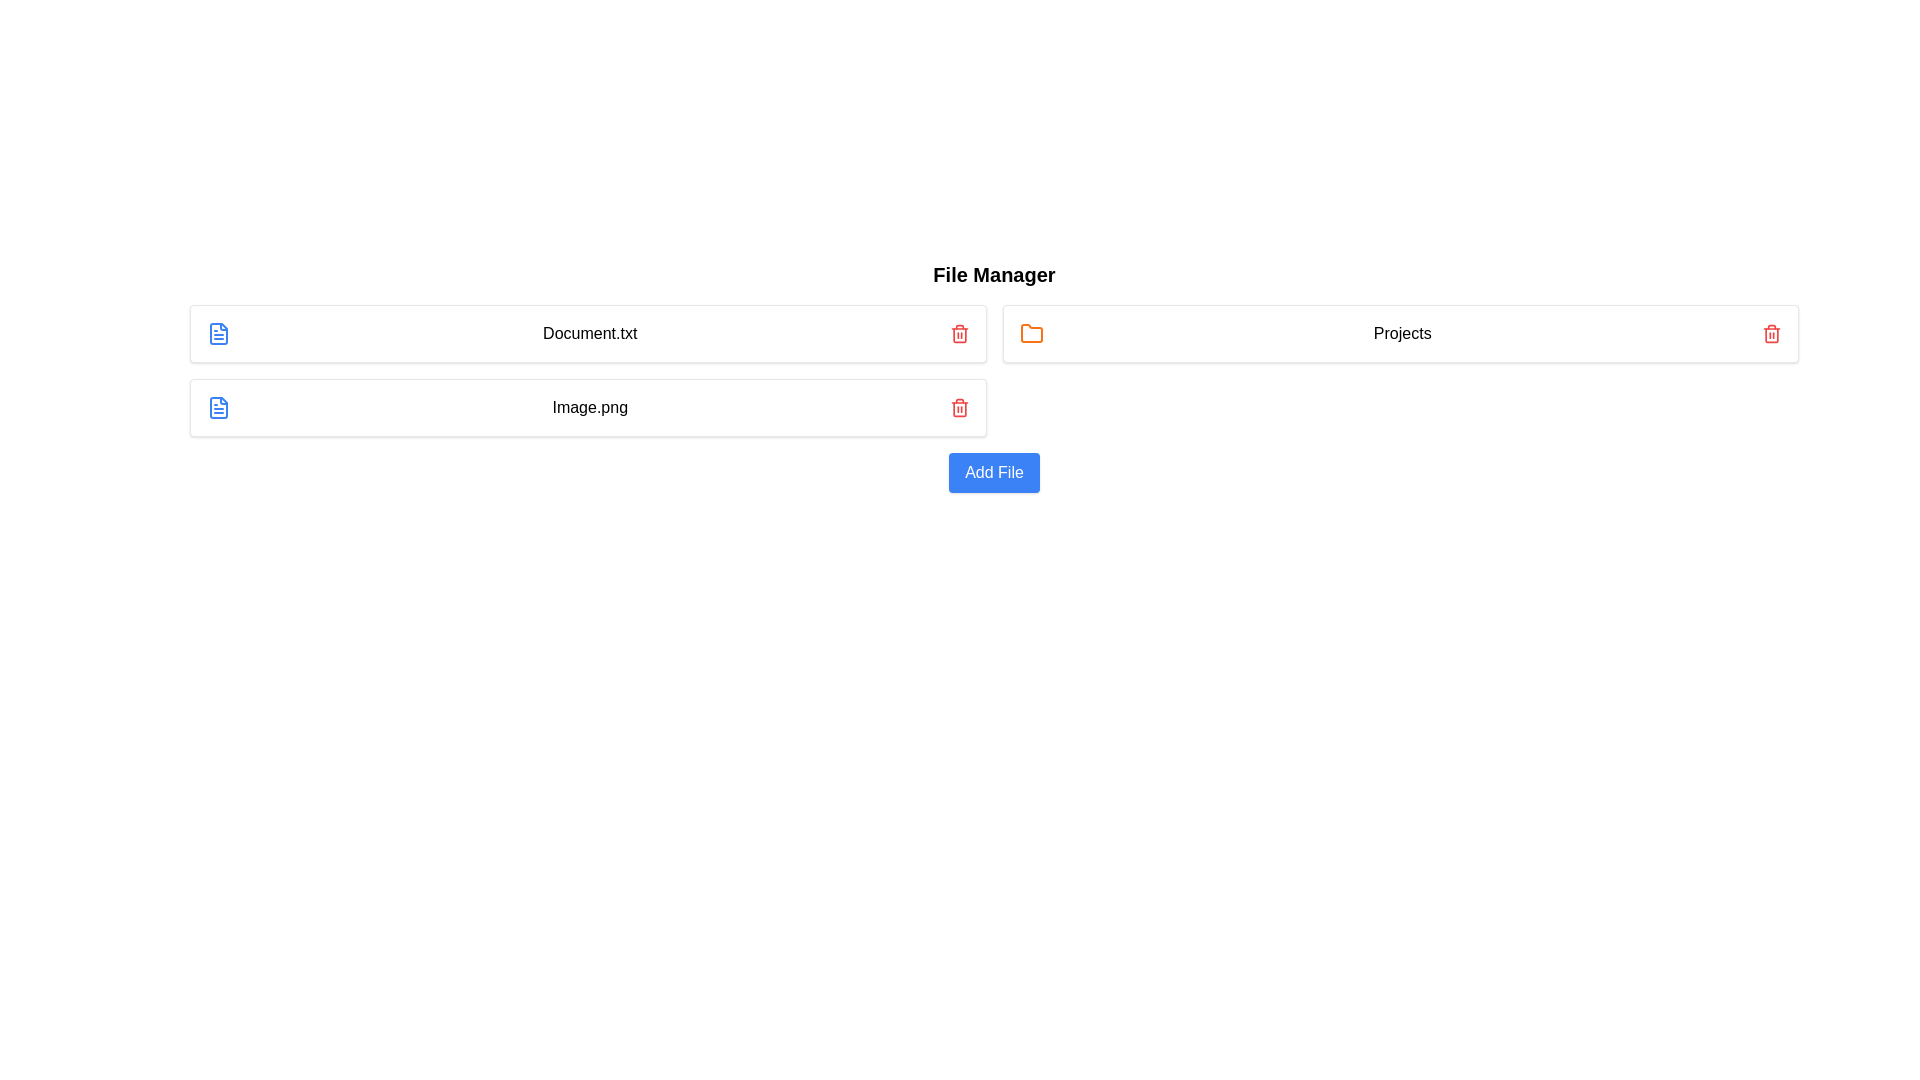  What do you see at coordinates (1771, 333) in the screenshot?
I see `the deletion button located on the far right of the 'Projects' panel` at bounding box center [1771, 333].